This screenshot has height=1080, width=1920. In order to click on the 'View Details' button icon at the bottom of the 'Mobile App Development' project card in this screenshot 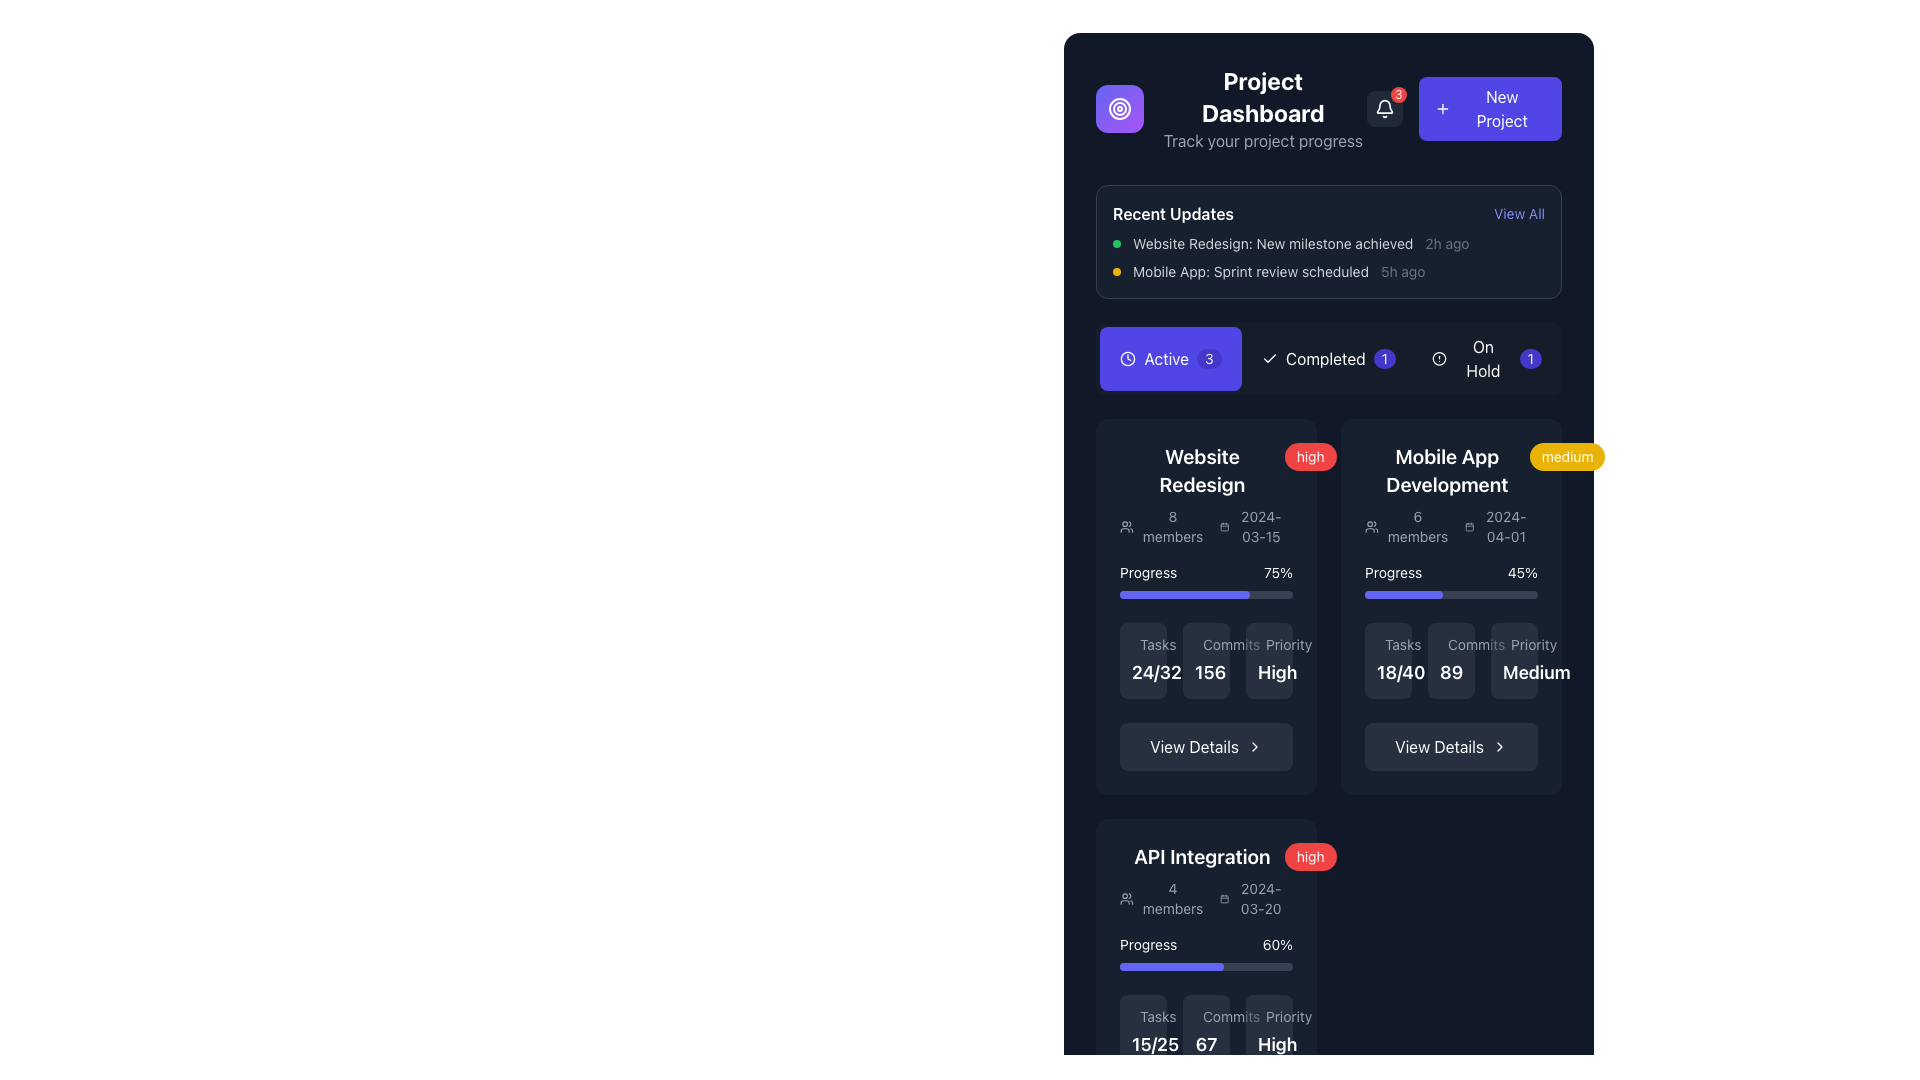, I will do `click(1499, 747)`.